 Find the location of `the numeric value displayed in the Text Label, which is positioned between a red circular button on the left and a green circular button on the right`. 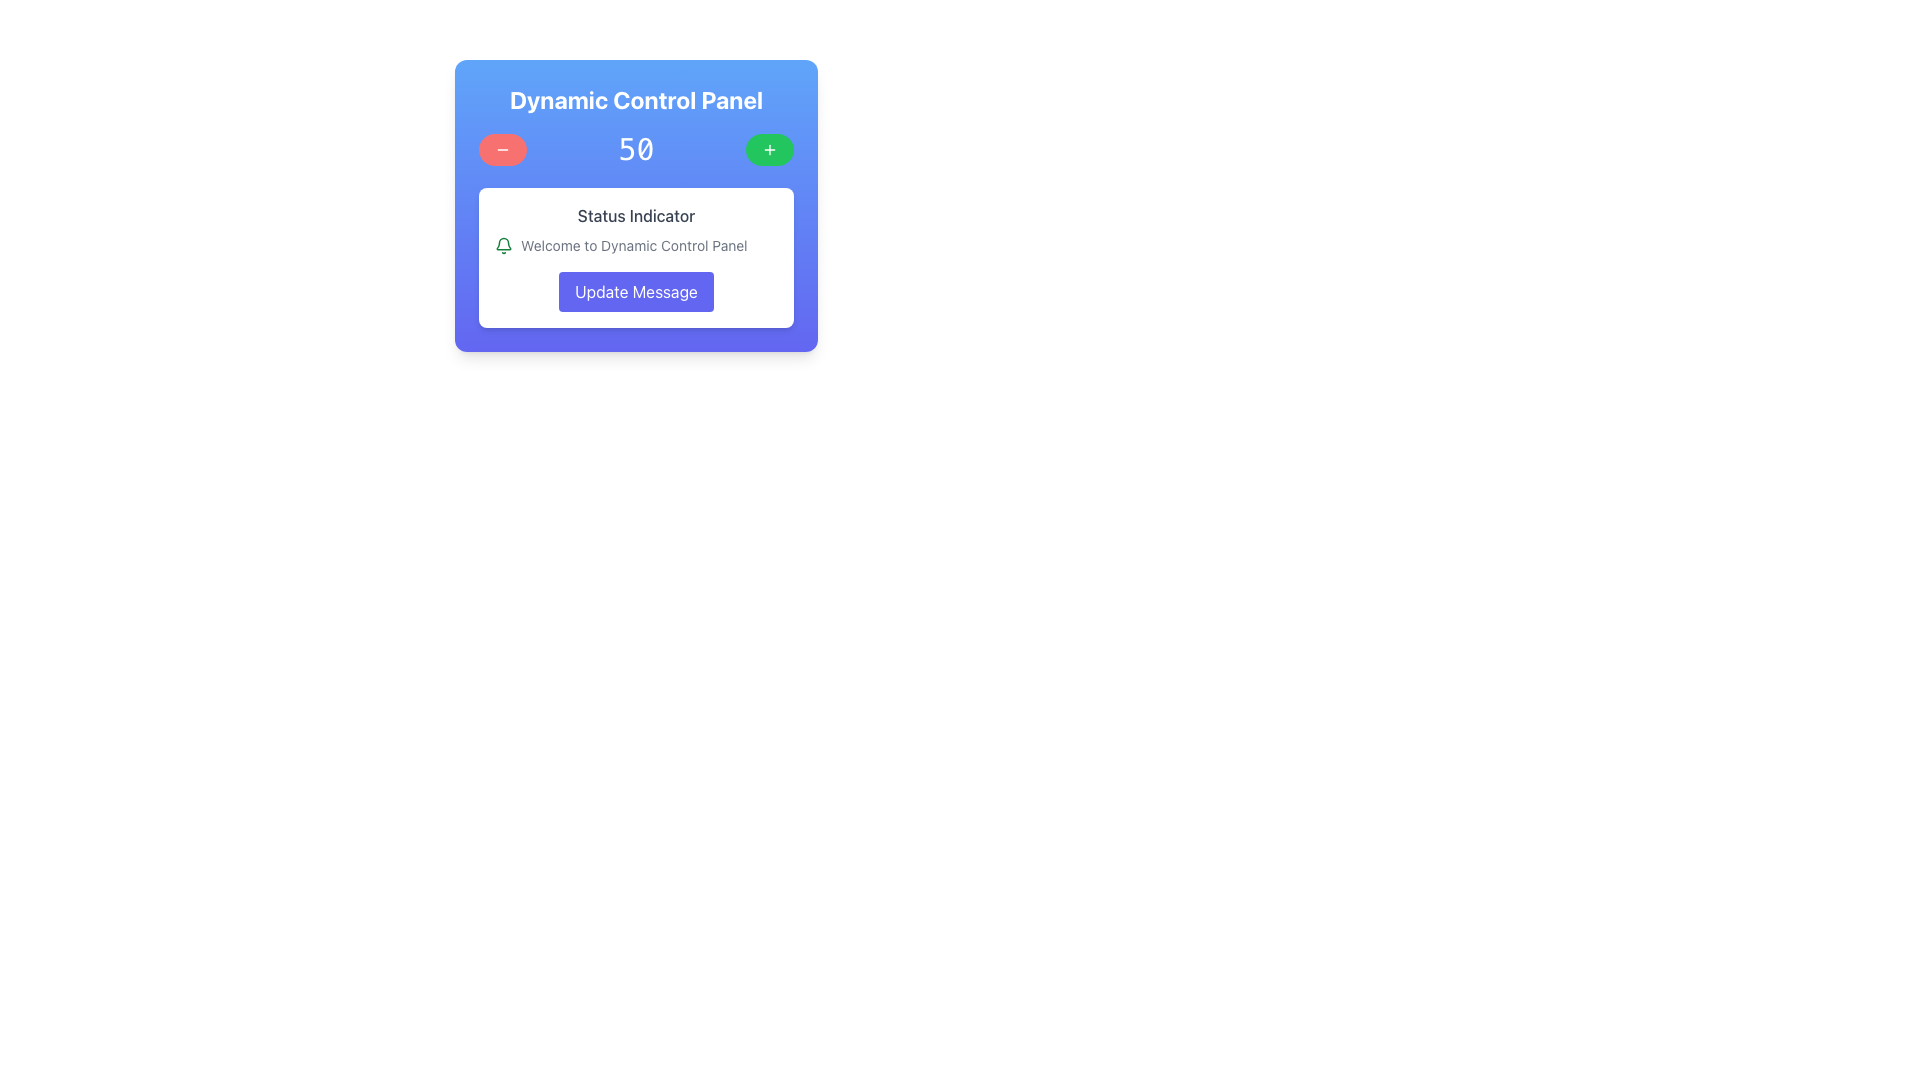

the numeric value displayed in the Text Label, which is positioned between a red circular button on the left and a green circular button on the right is located at coordinates (635, 149).